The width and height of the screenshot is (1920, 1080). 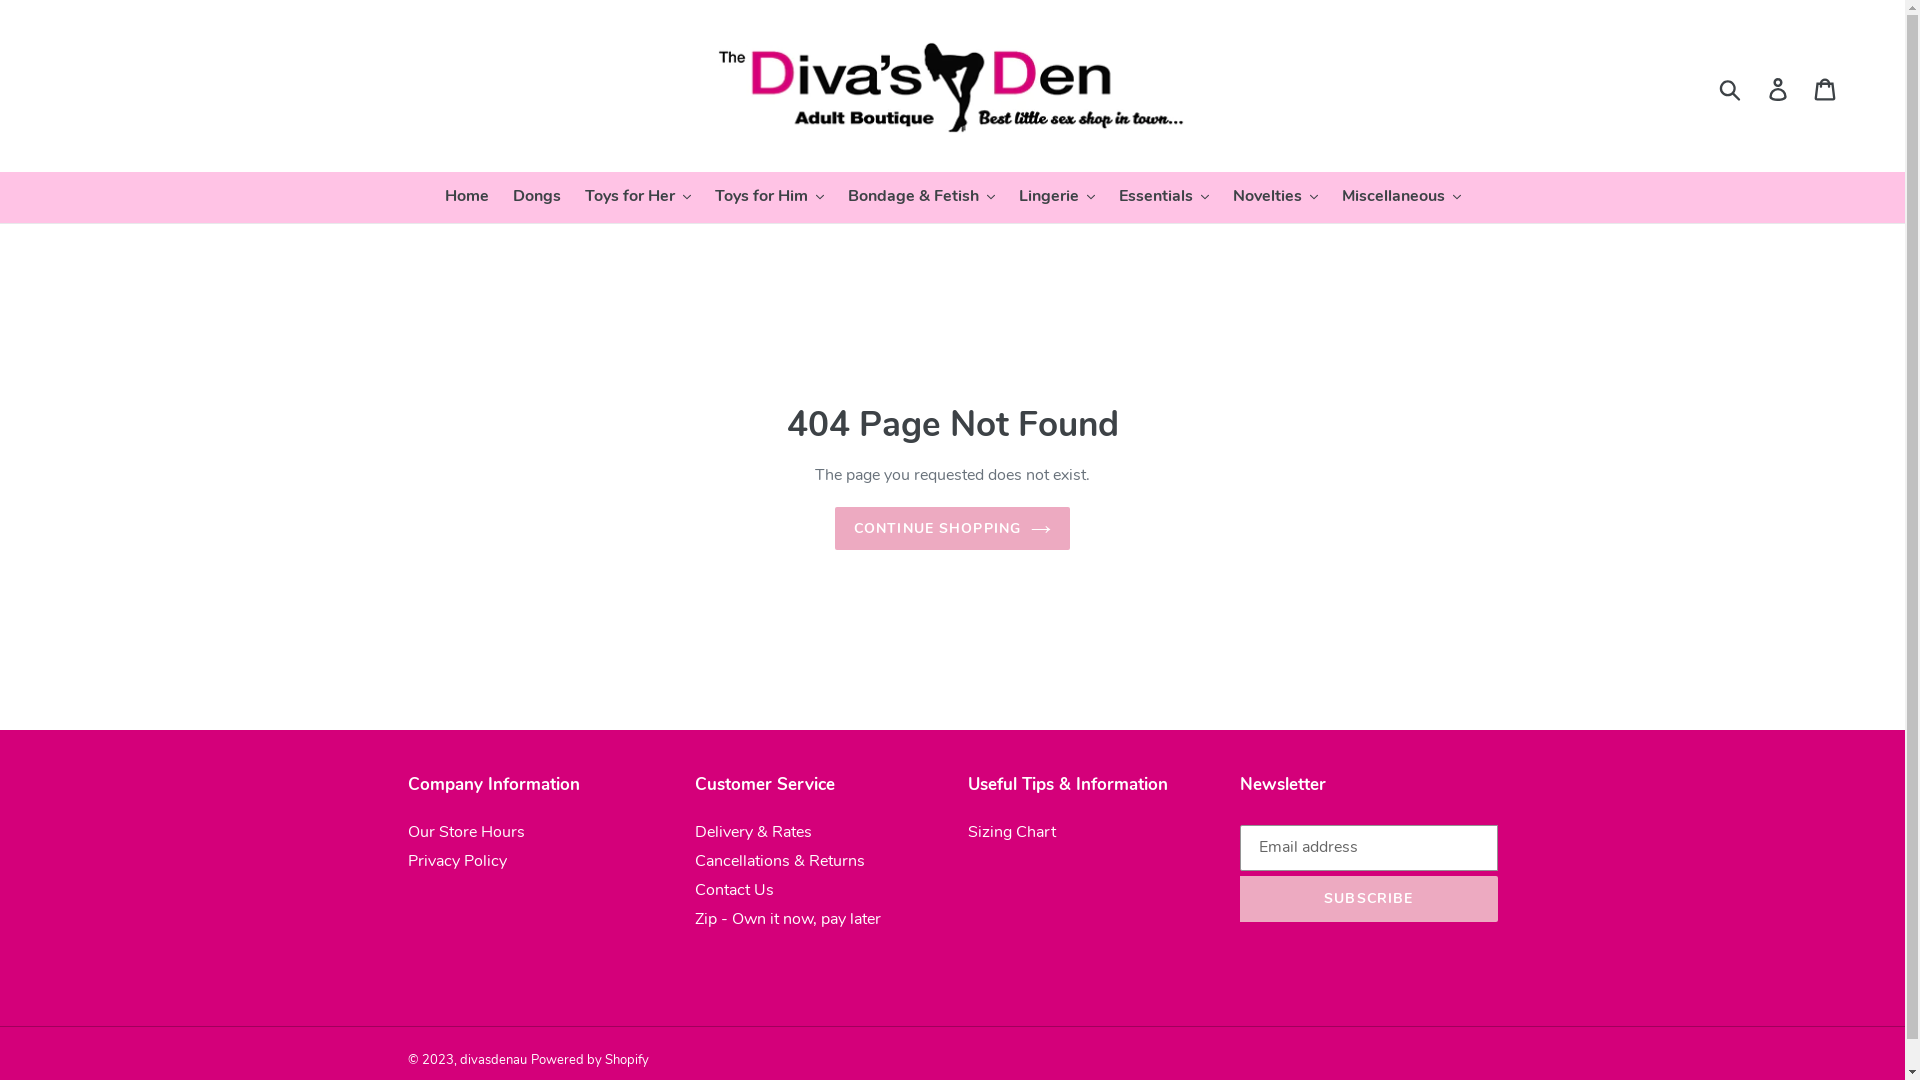 What do you see at coordinates (1826, 87) in the screenshot?
I see `'Cart'` at bounding box center [1826, 87].